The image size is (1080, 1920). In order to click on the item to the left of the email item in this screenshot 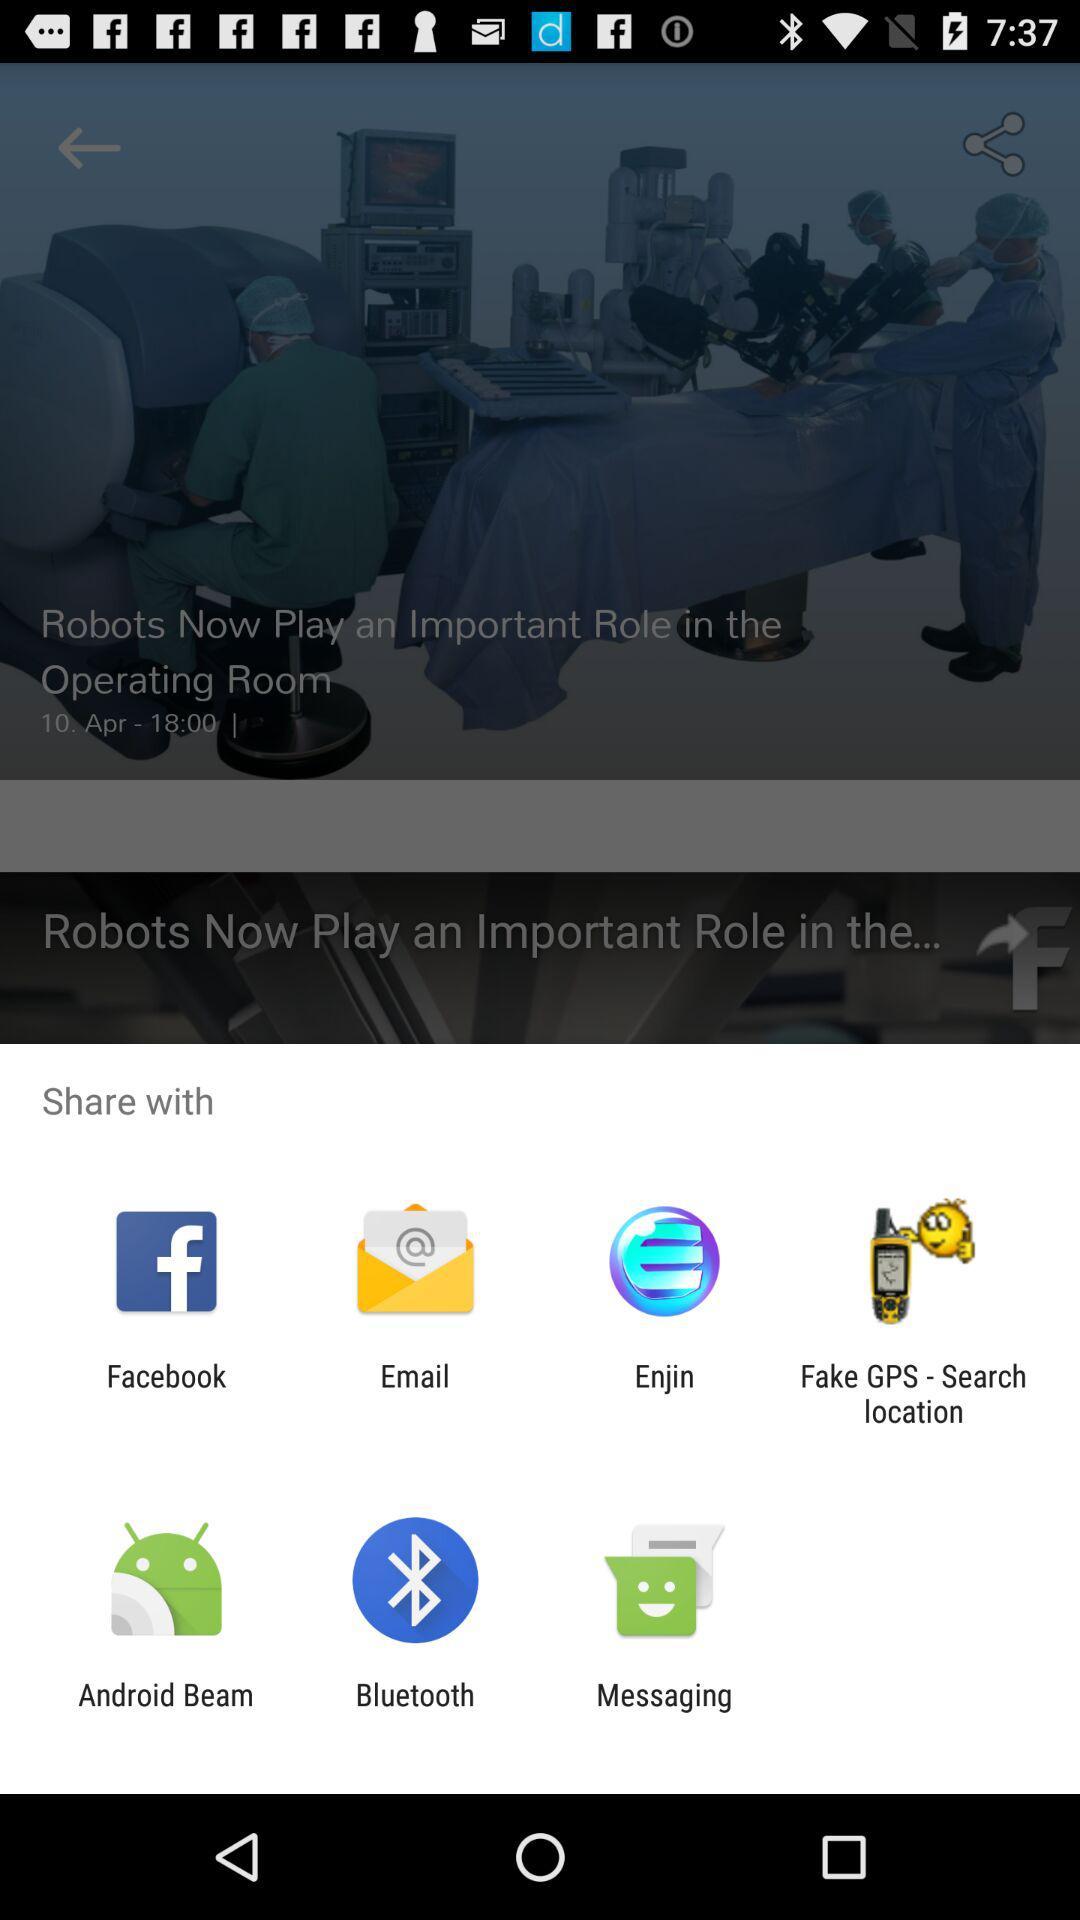, I will do `click(165, 1392)`.